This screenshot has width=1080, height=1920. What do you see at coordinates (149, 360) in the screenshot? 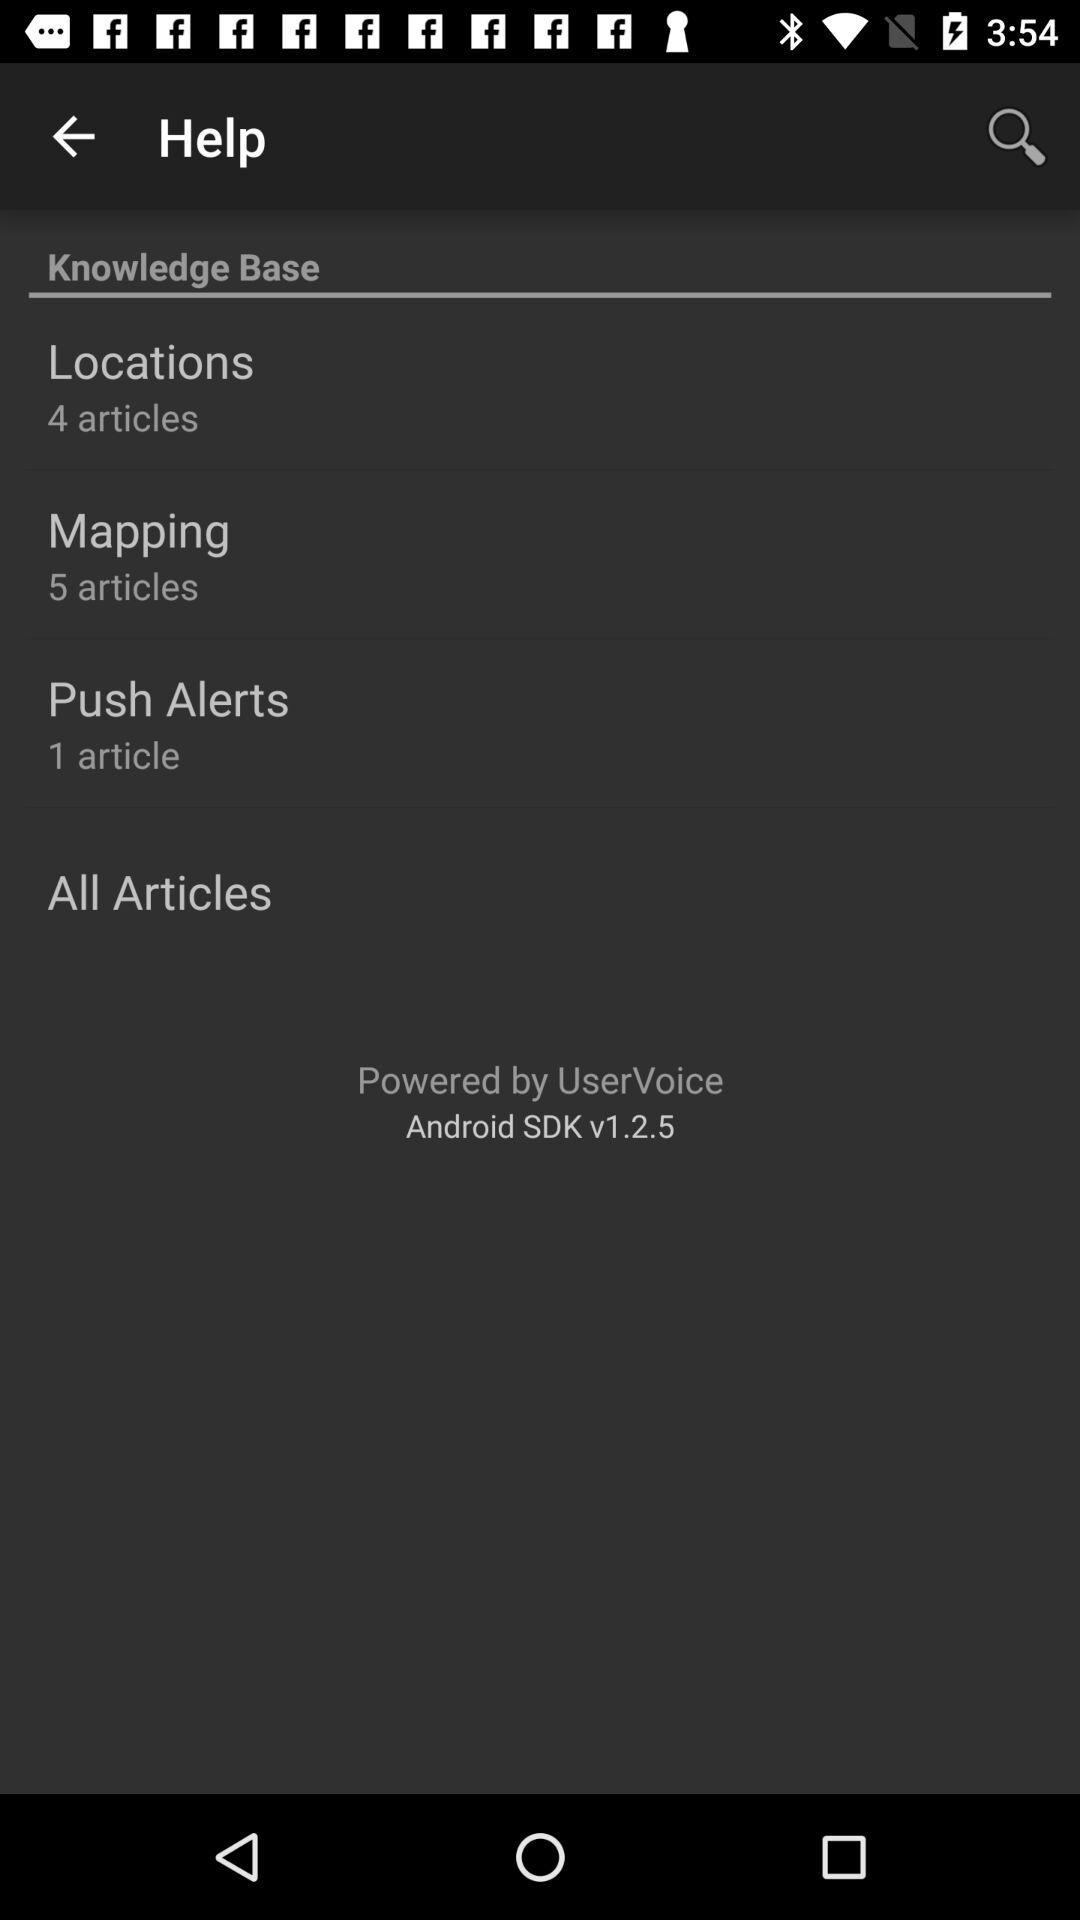
I see `locations icon` at bounding box center [149, 360].